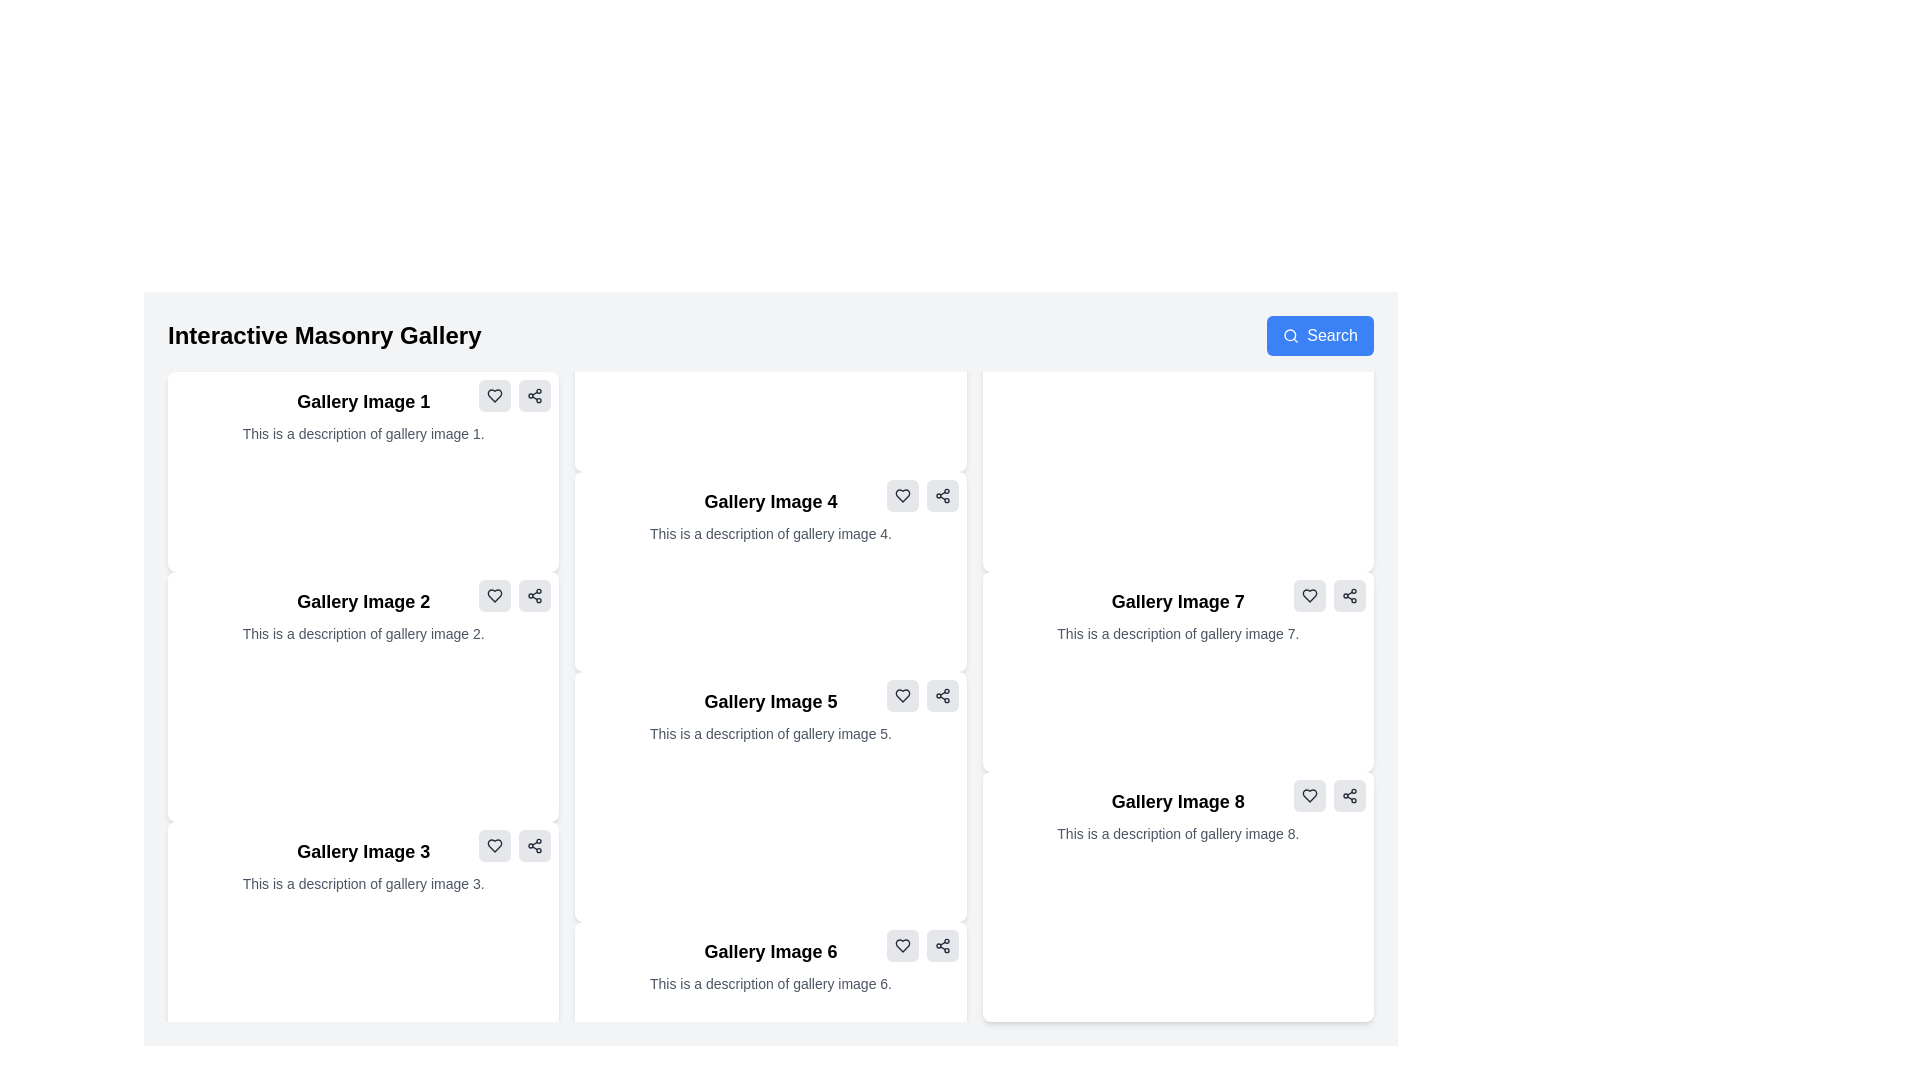  What do you see at coordinates (535, 396) in the screenshot?
I see `the share button located at the top-right corner of the 'Gallery Image 1' card, which features a light gray background and a dark gray share icon` at bounding box center [535, 396].